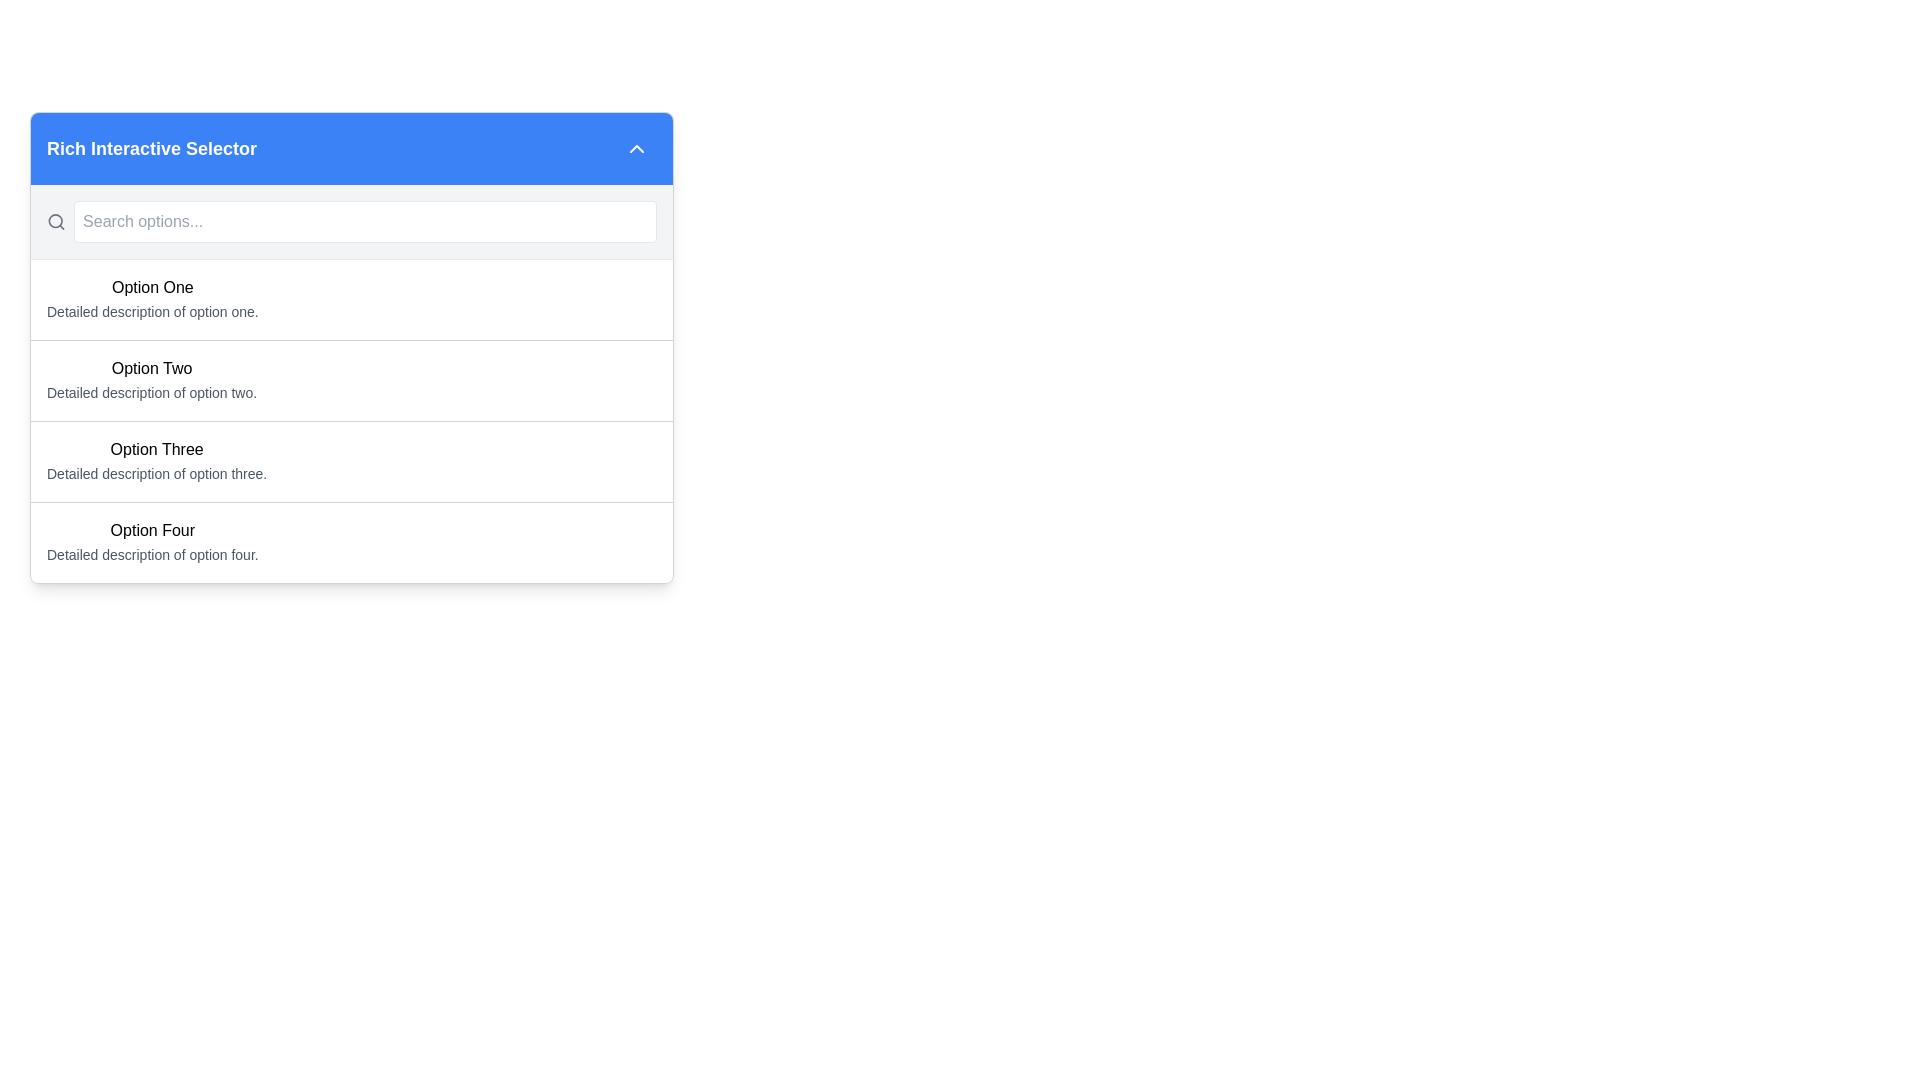 The height and width of the screenshot is (1080, 1920). Describe the element at coordinates (351, 542) in the screenshot. I see `the list item labeled 'Option Four'` at that location.